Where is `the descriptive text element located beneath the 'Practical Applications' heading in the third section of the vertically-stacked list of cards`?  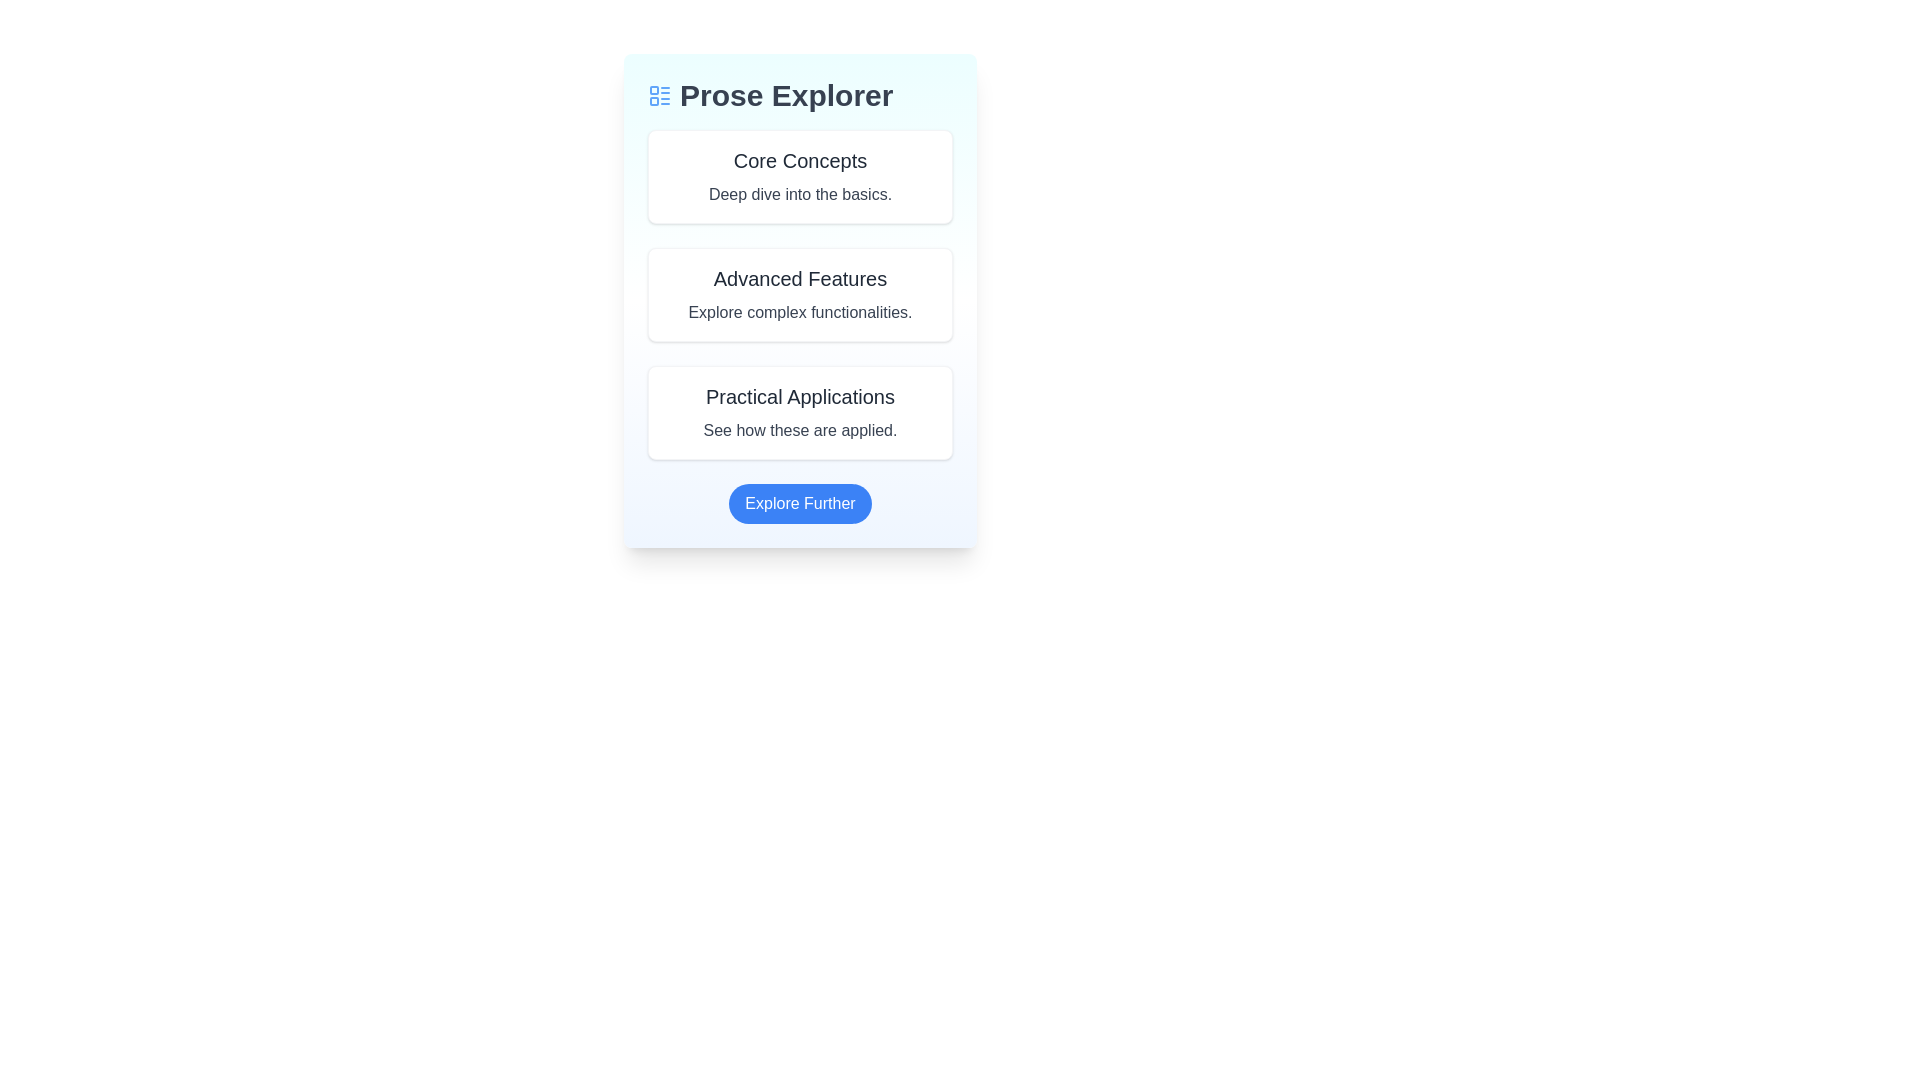 the descriptive text element located beneath the 'Practical Applications' heading in the third section of the vertically-stacked list of cards is located at coordinates (800, 430).